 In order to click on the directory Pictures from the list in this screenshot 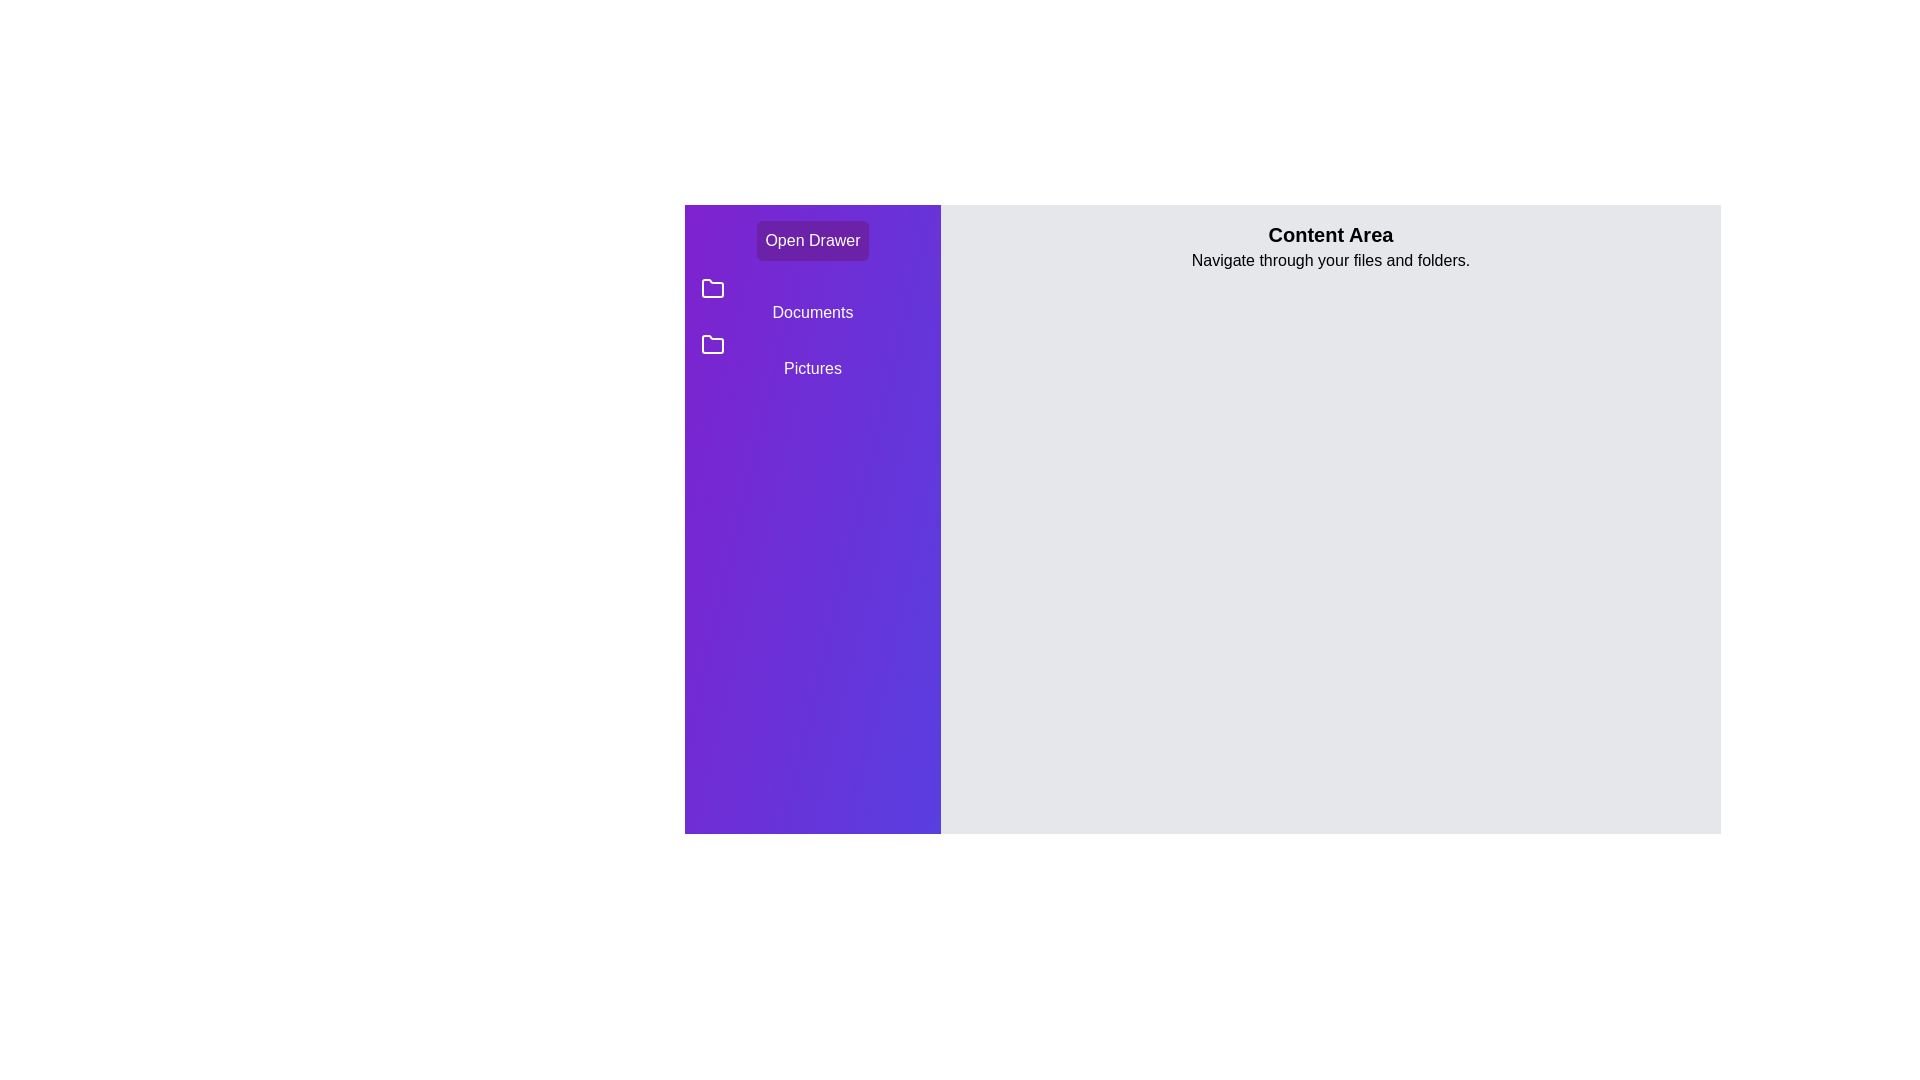, I will do `click(812, 356)`.